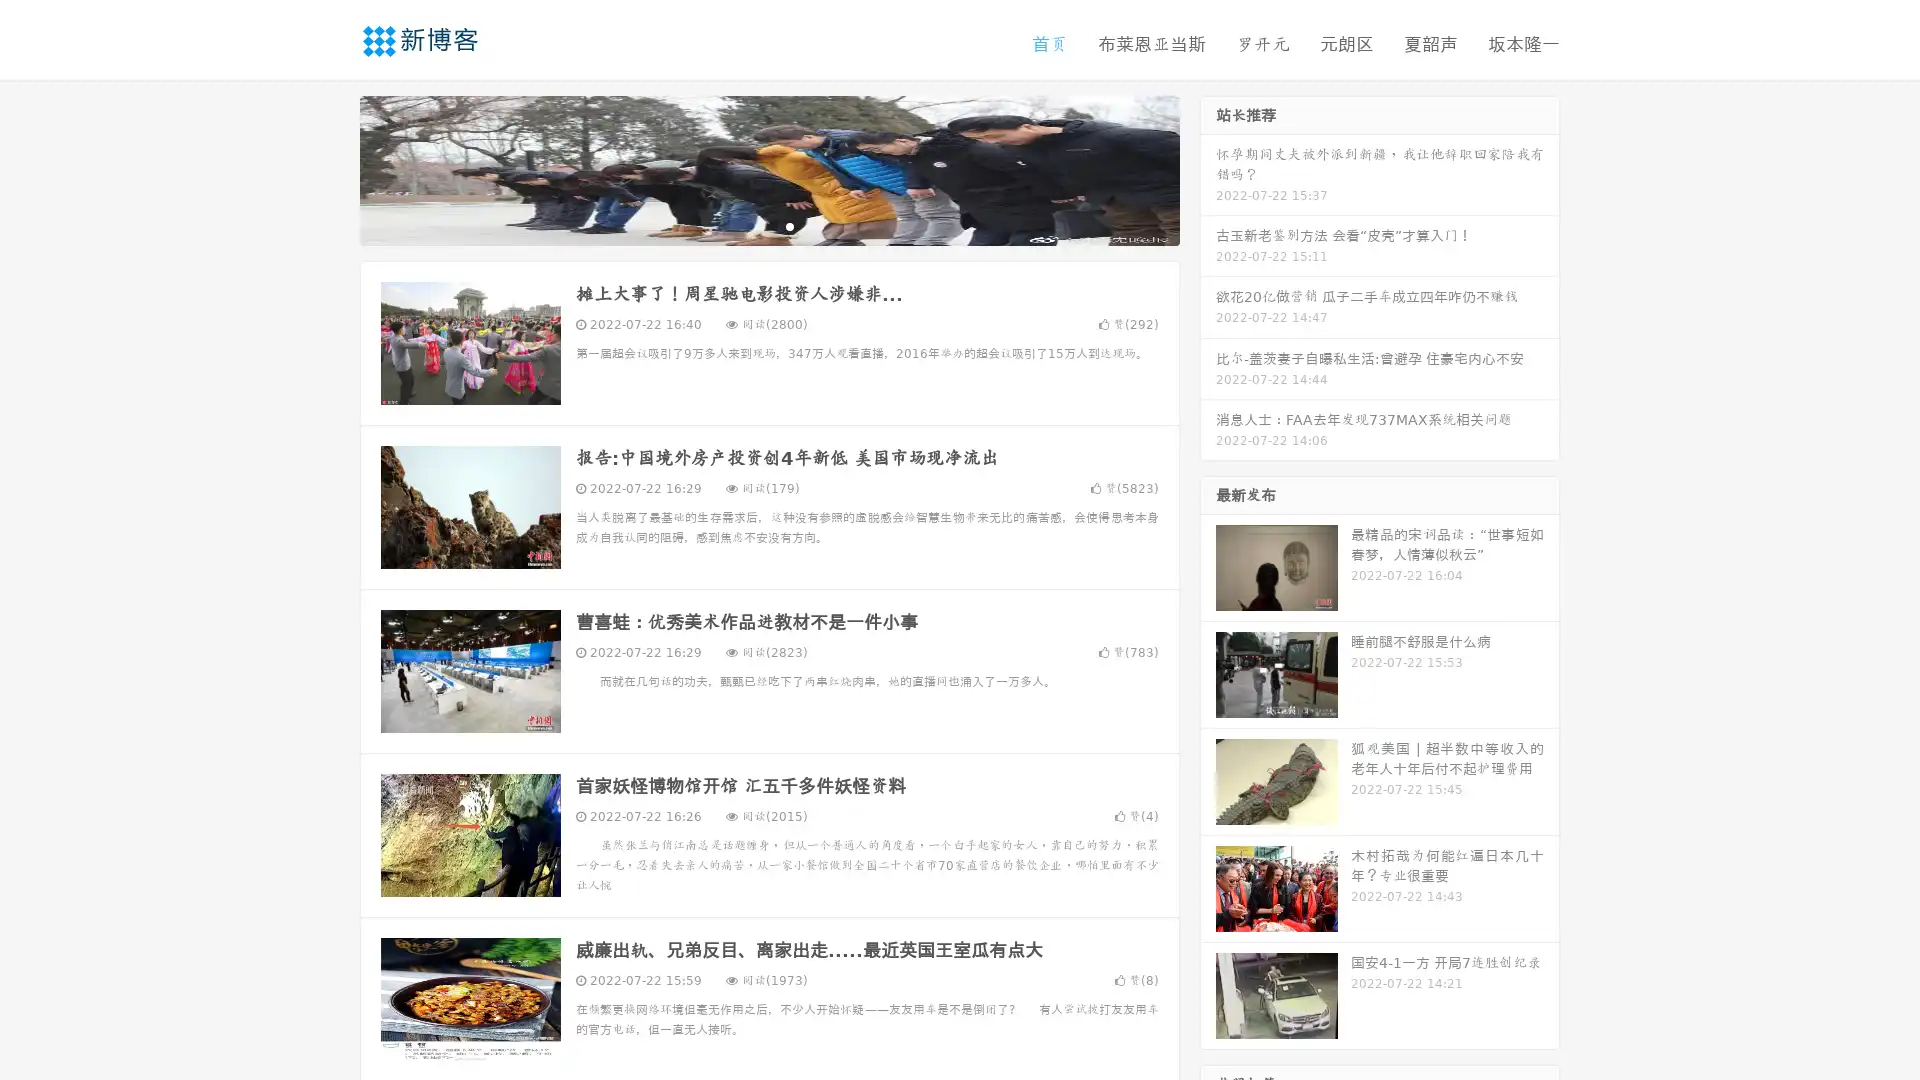 This screenshot has width=1920, height=1080. Describe the element at coordinates (1208, 168) in the screenshot. I see `Next slide` at that location.